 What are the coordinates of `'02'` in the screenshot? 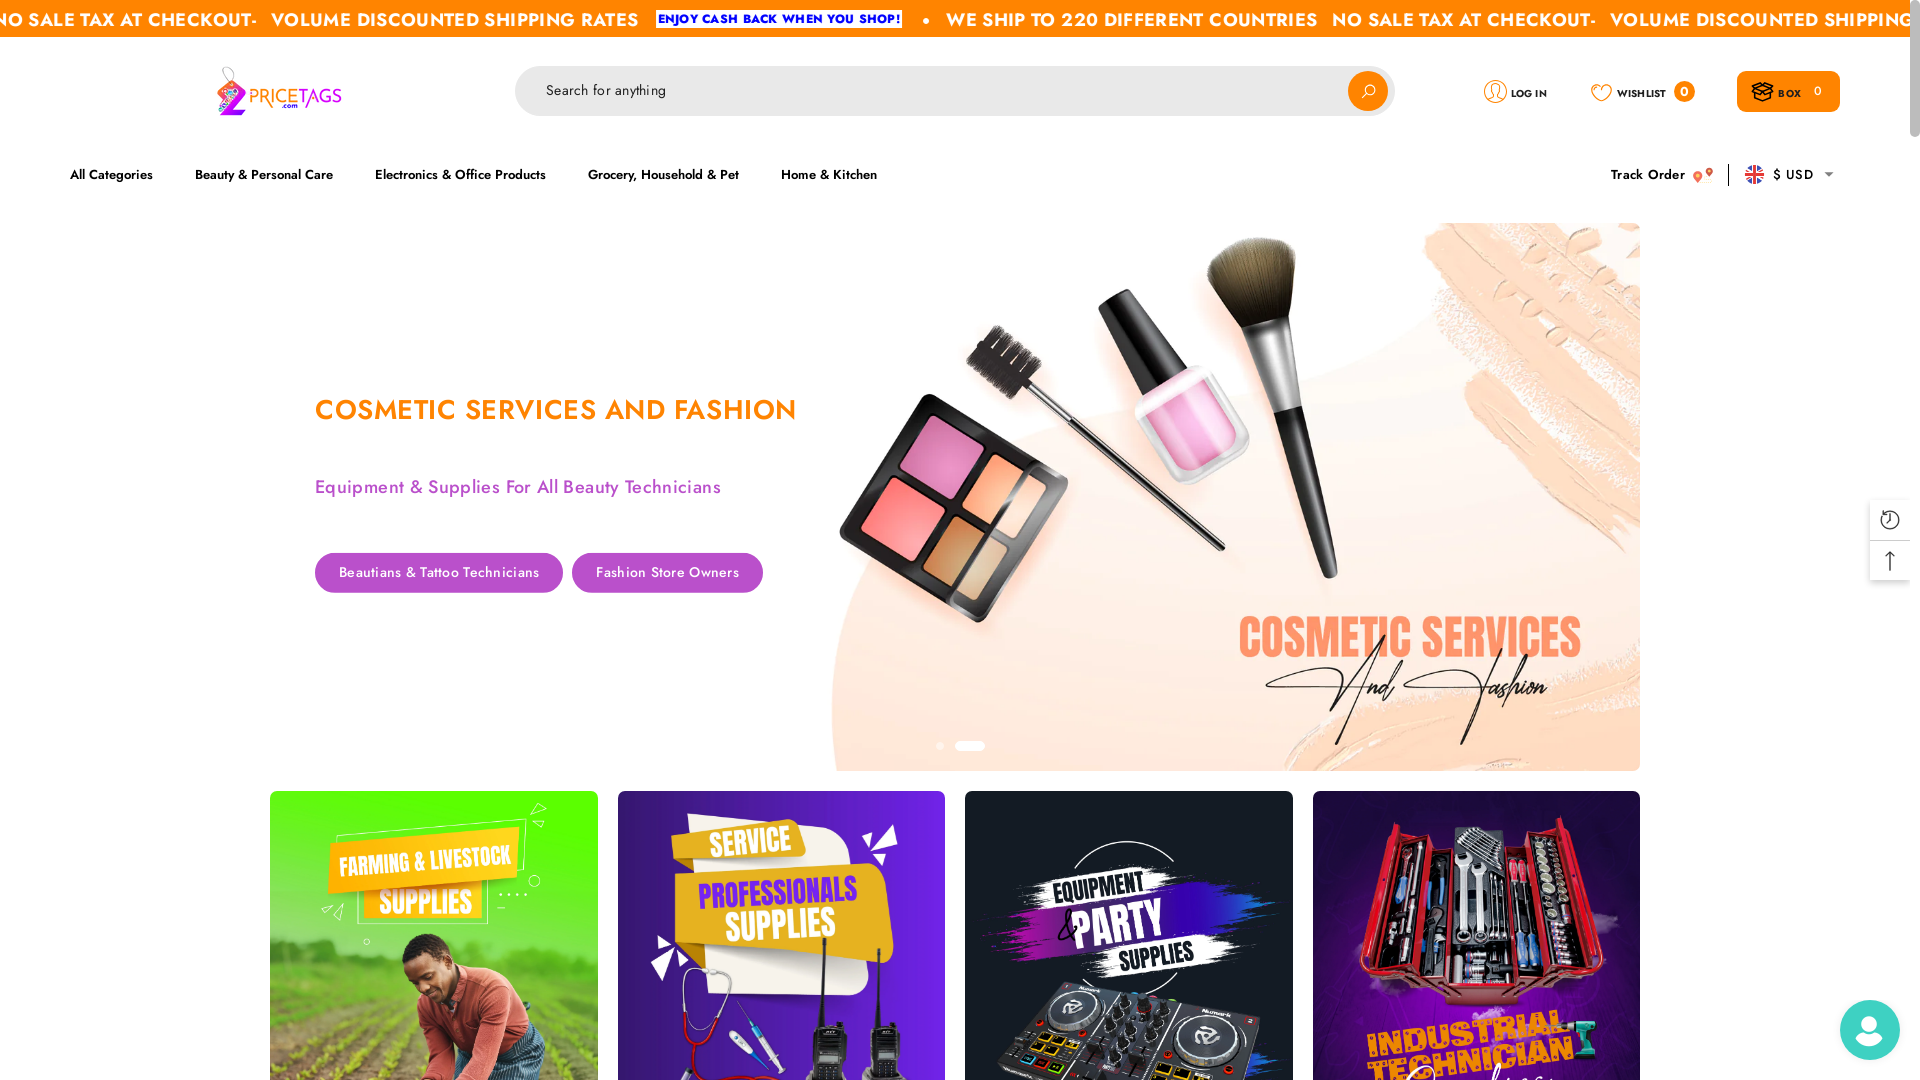 It's located at (969, 745).